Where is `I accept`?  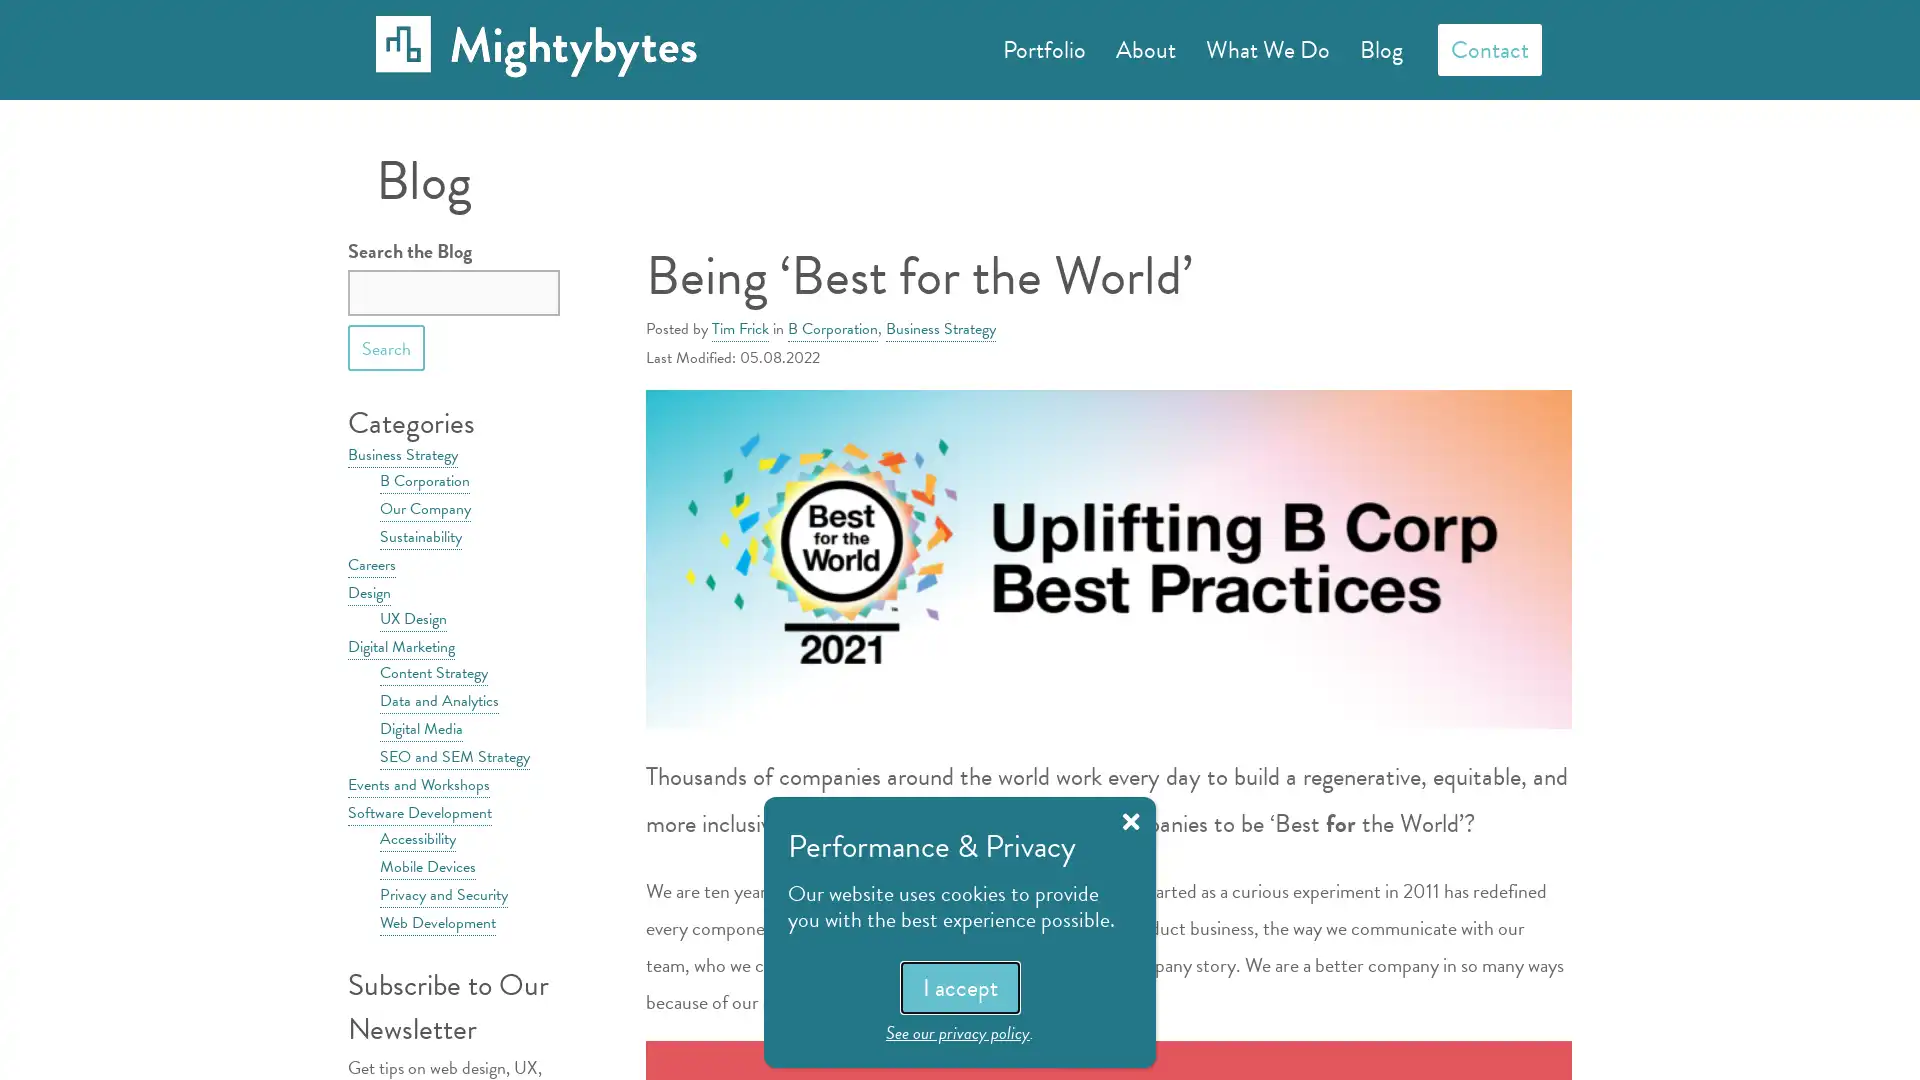 I accept is located at coordinates (958, 986).